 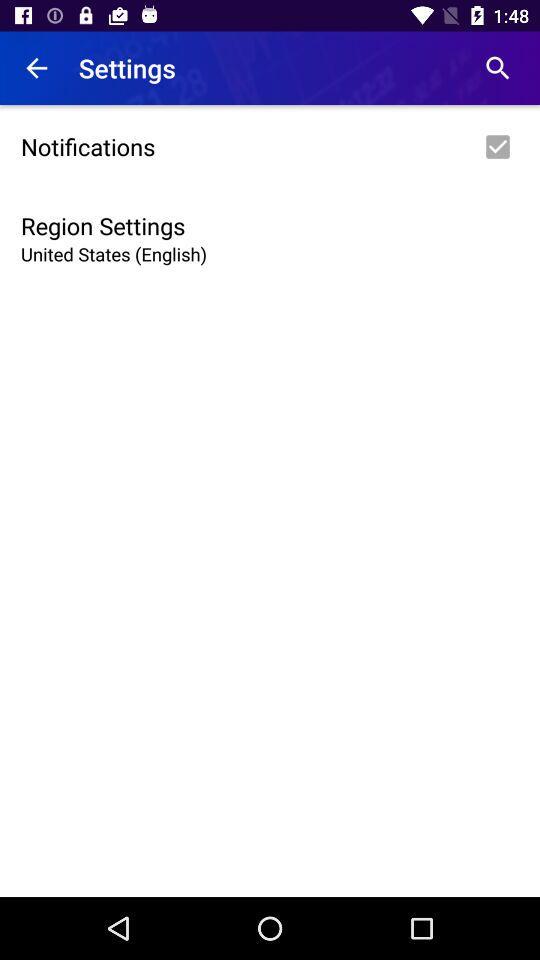 I want to click on the notifications icon, so click(x=270, y=145).